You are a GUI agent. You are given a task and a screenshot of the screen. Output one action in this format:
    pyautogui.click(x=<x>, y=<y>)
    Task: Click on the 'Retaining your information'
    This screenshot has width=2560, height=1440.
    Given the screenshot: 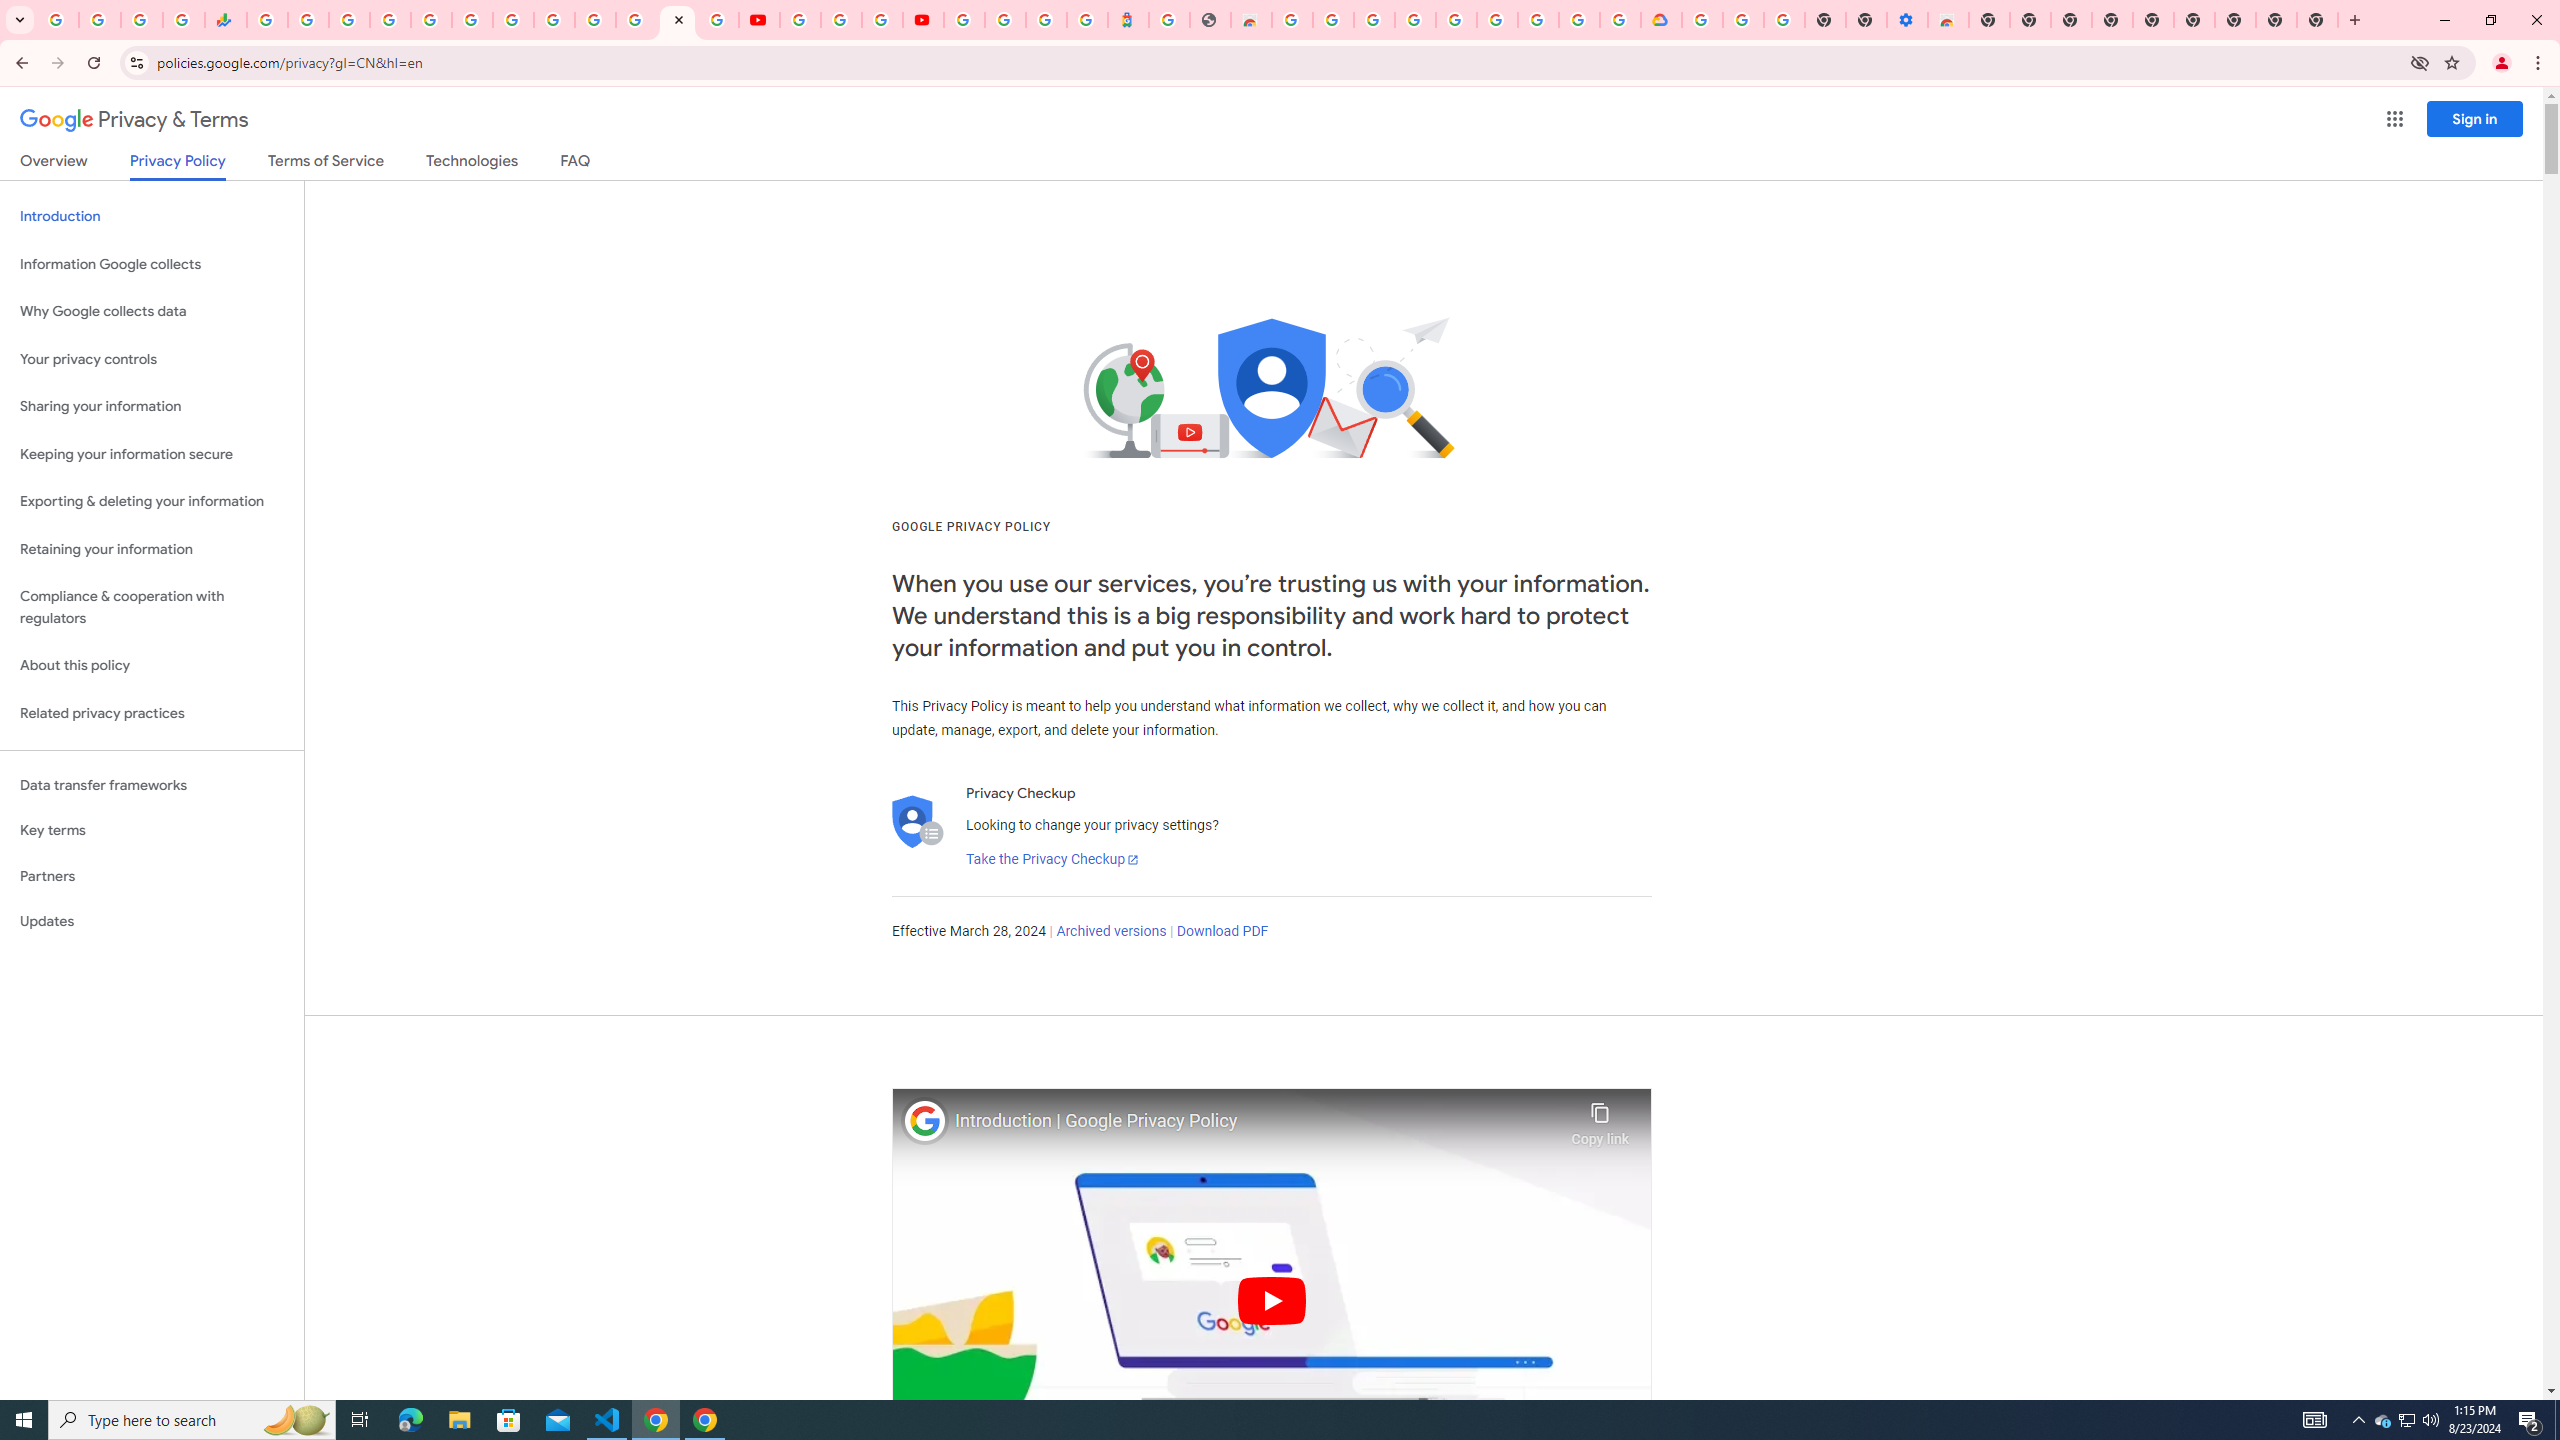 What is the action you would take?
    pyautogui.click(x=151, y=549)
    